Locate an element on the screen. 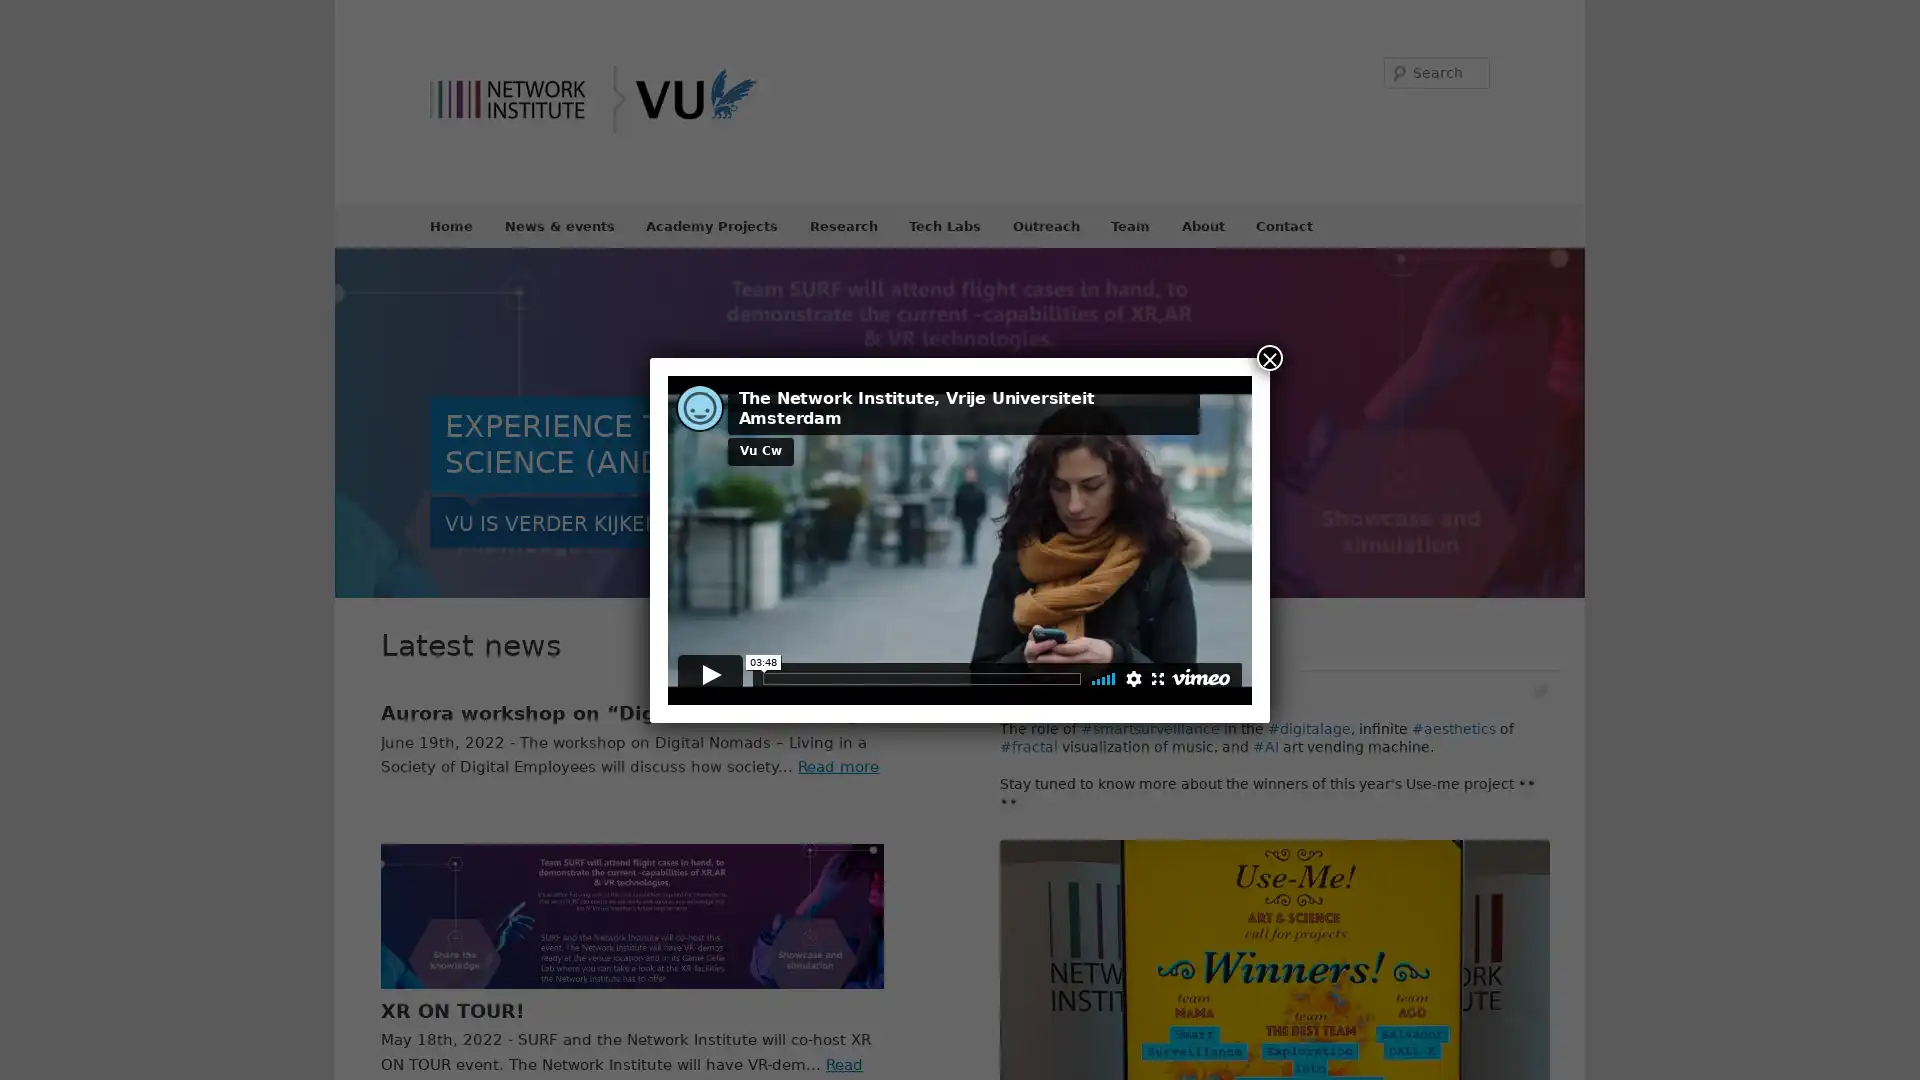 The width and height of the screenshot is (1920, 1080). Close is located at coordinates (1269, 356).